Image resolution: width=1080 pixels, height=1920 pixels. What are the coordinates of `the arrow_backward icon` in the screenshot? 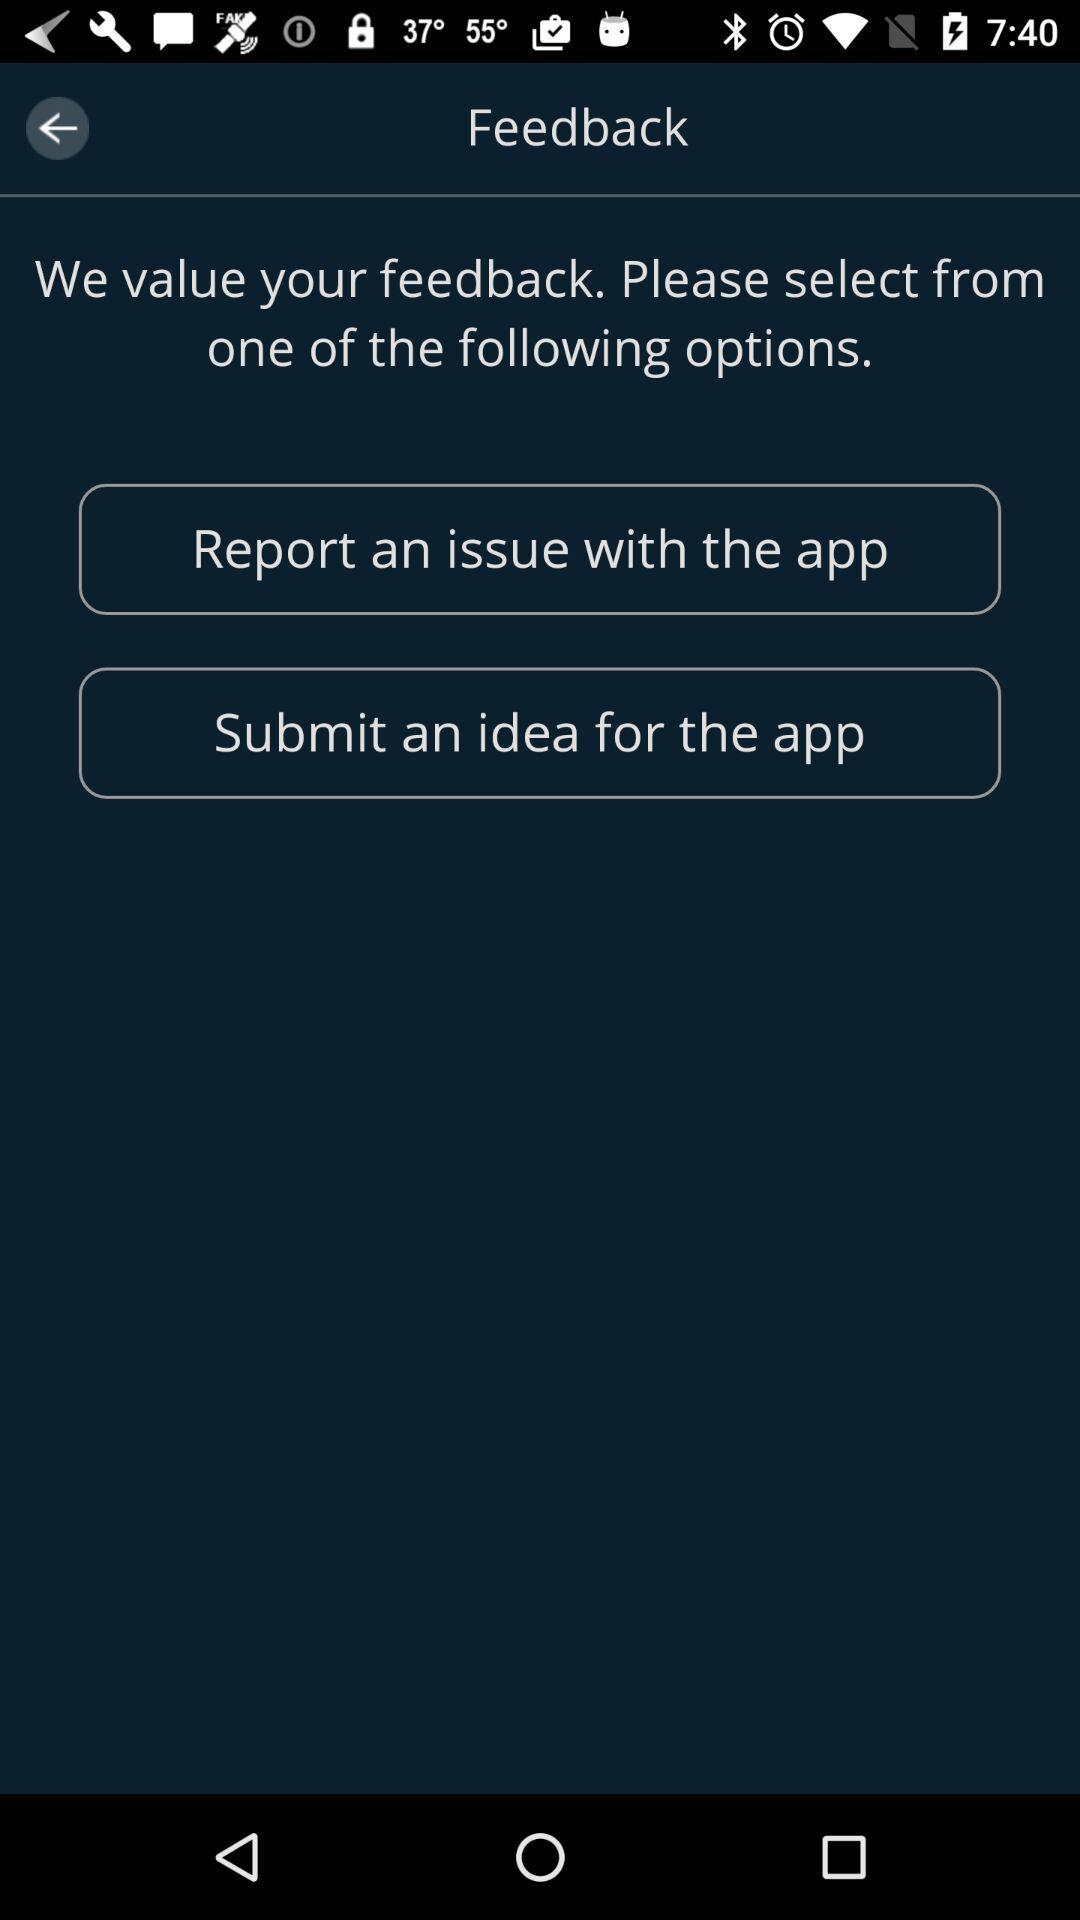 It's located at (56, 127).